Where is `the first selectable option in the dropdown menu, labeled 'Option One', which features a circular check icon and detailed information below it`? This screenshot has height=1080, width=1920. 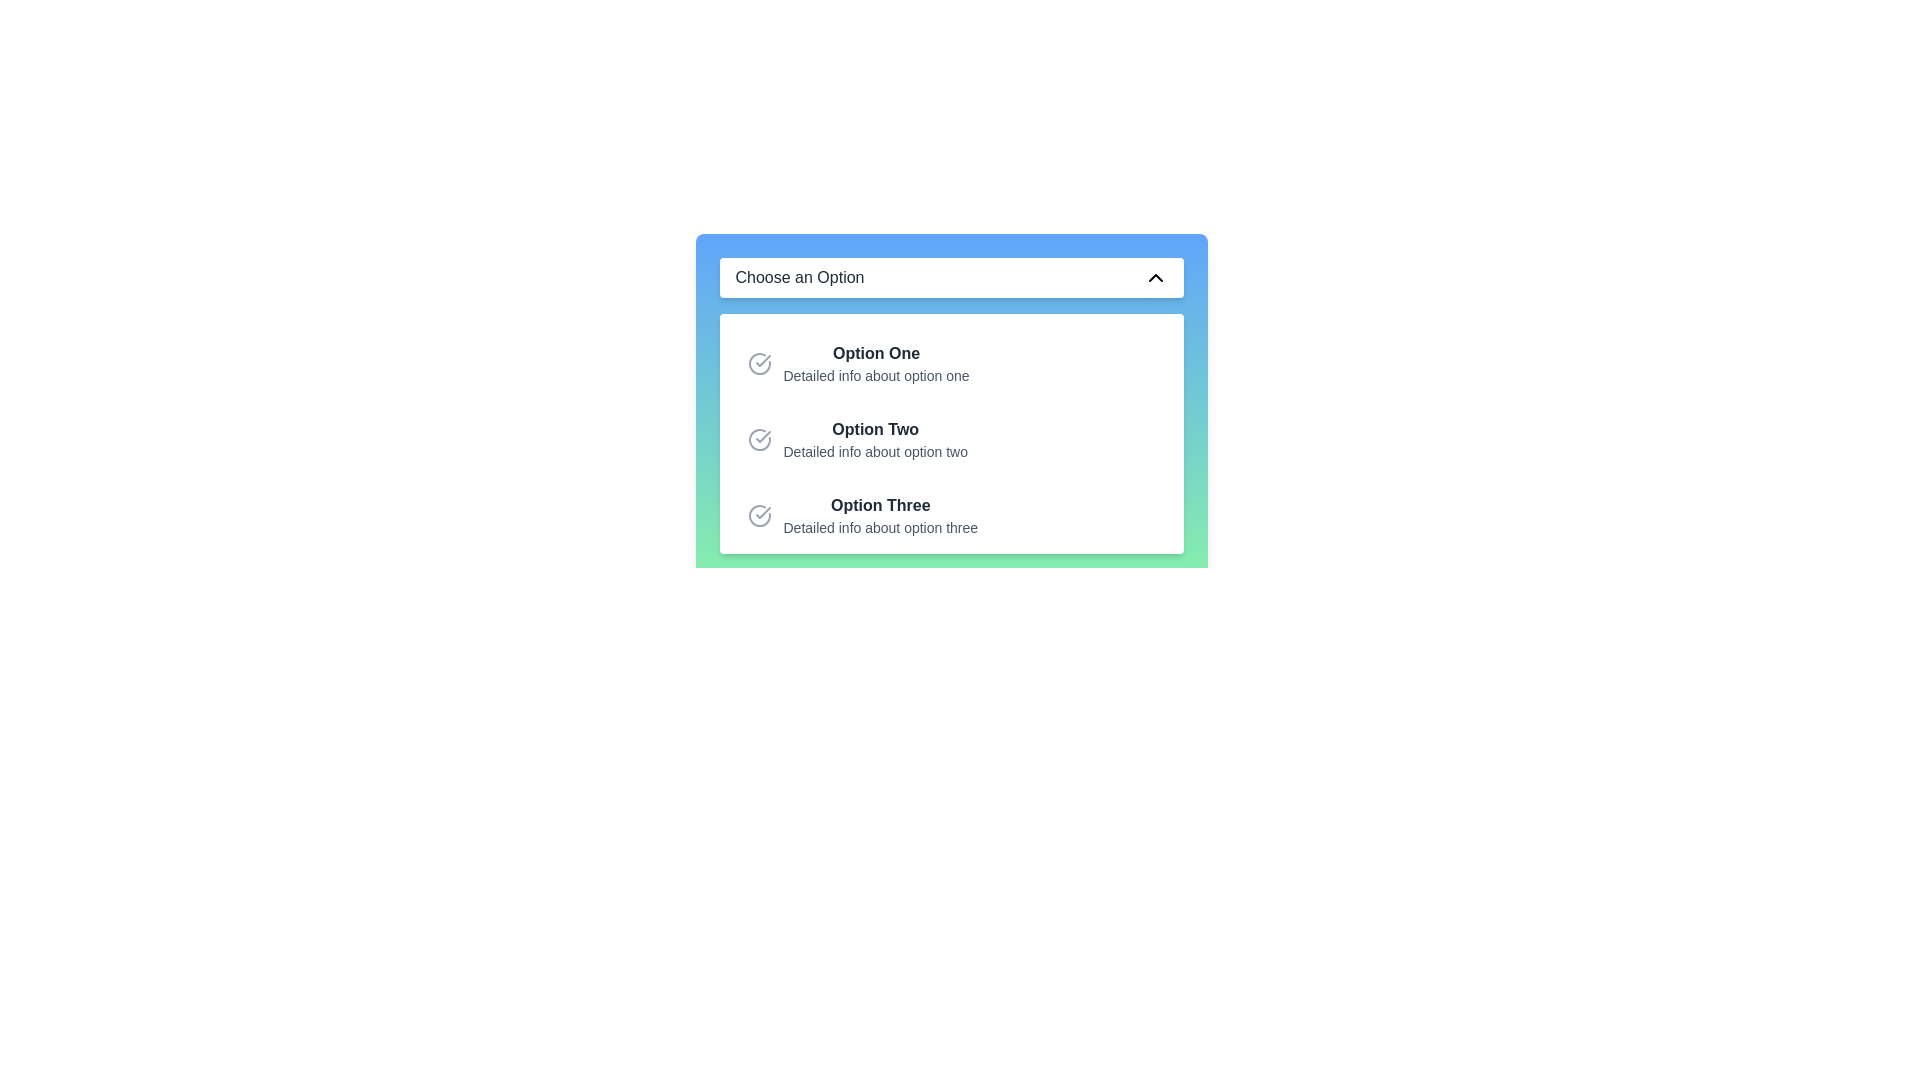
the first selectable option in the dropdown menu, labeled 'Option One', which features a circular check icon and detailed information below it is located at coordinates (950, 363).